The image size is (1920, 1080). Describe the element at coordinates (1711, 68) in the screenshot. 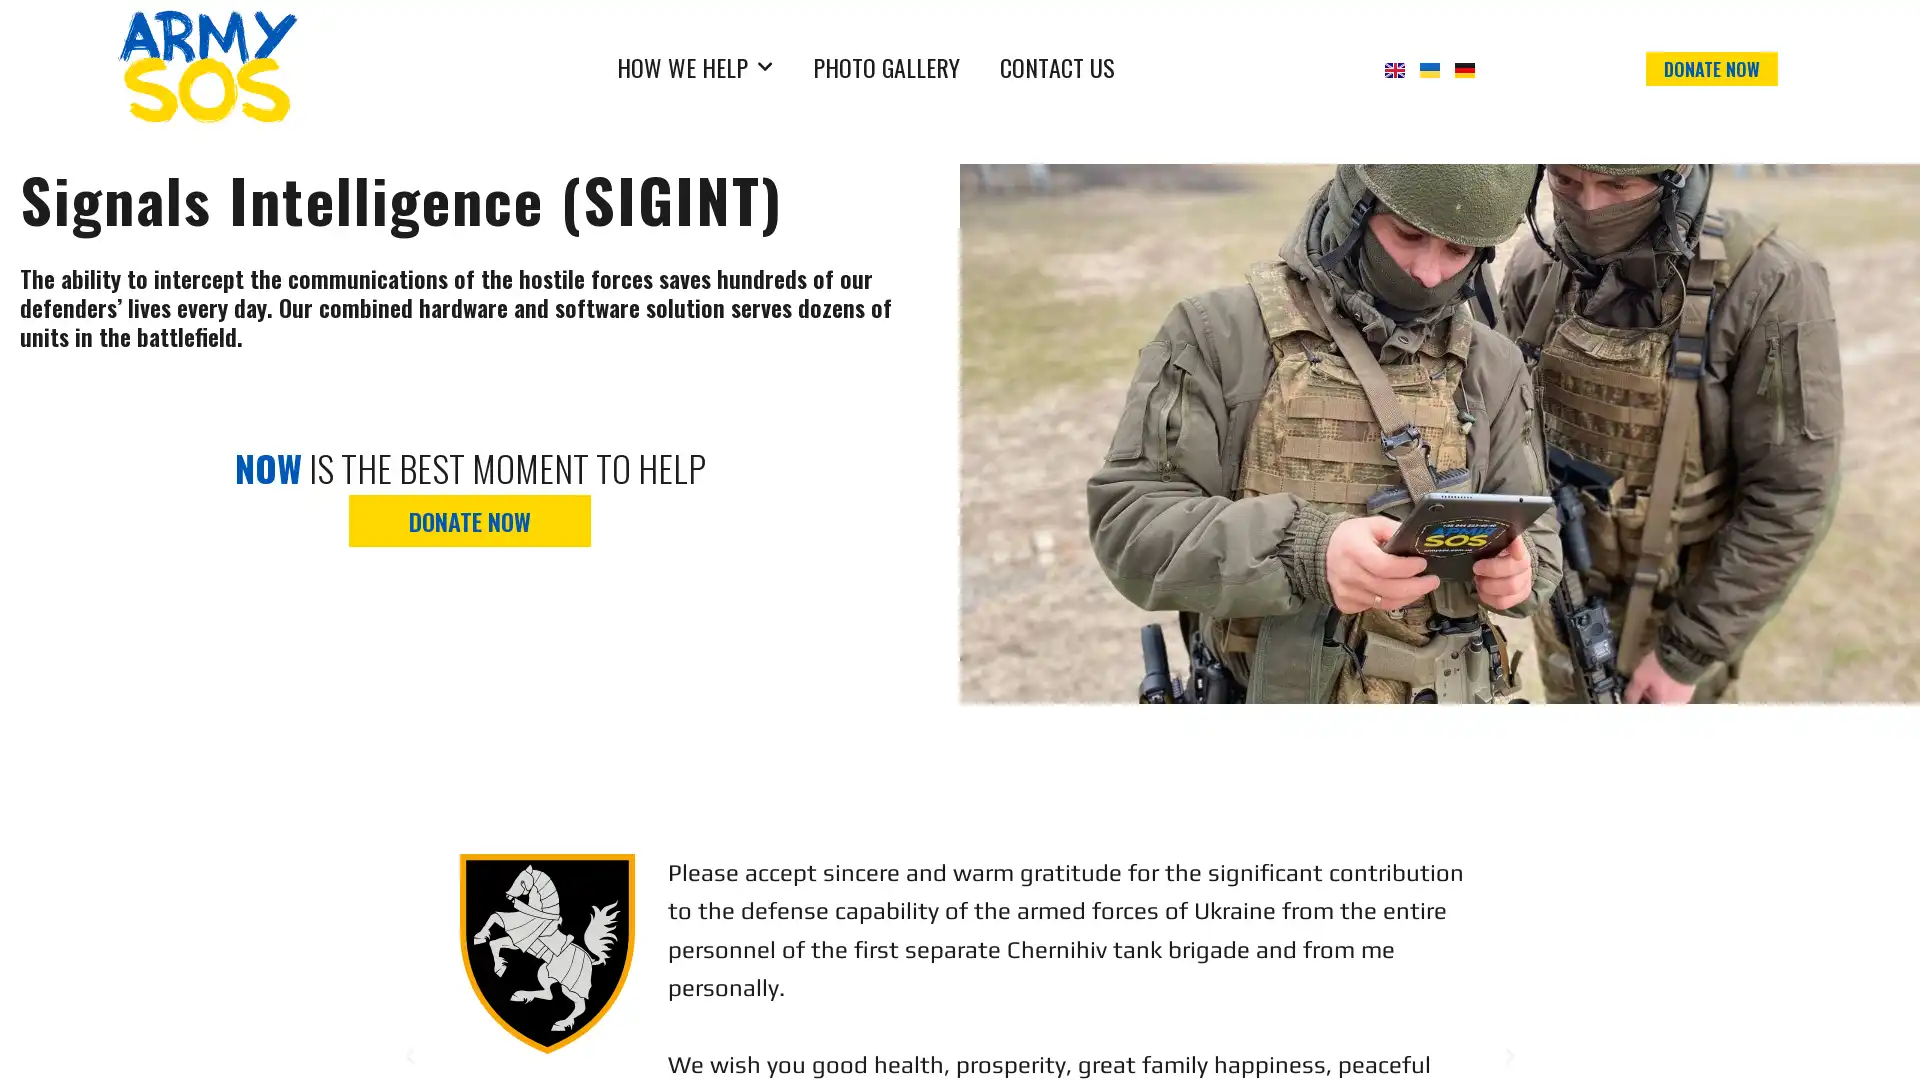

I see `DONATE NOW` at that location.